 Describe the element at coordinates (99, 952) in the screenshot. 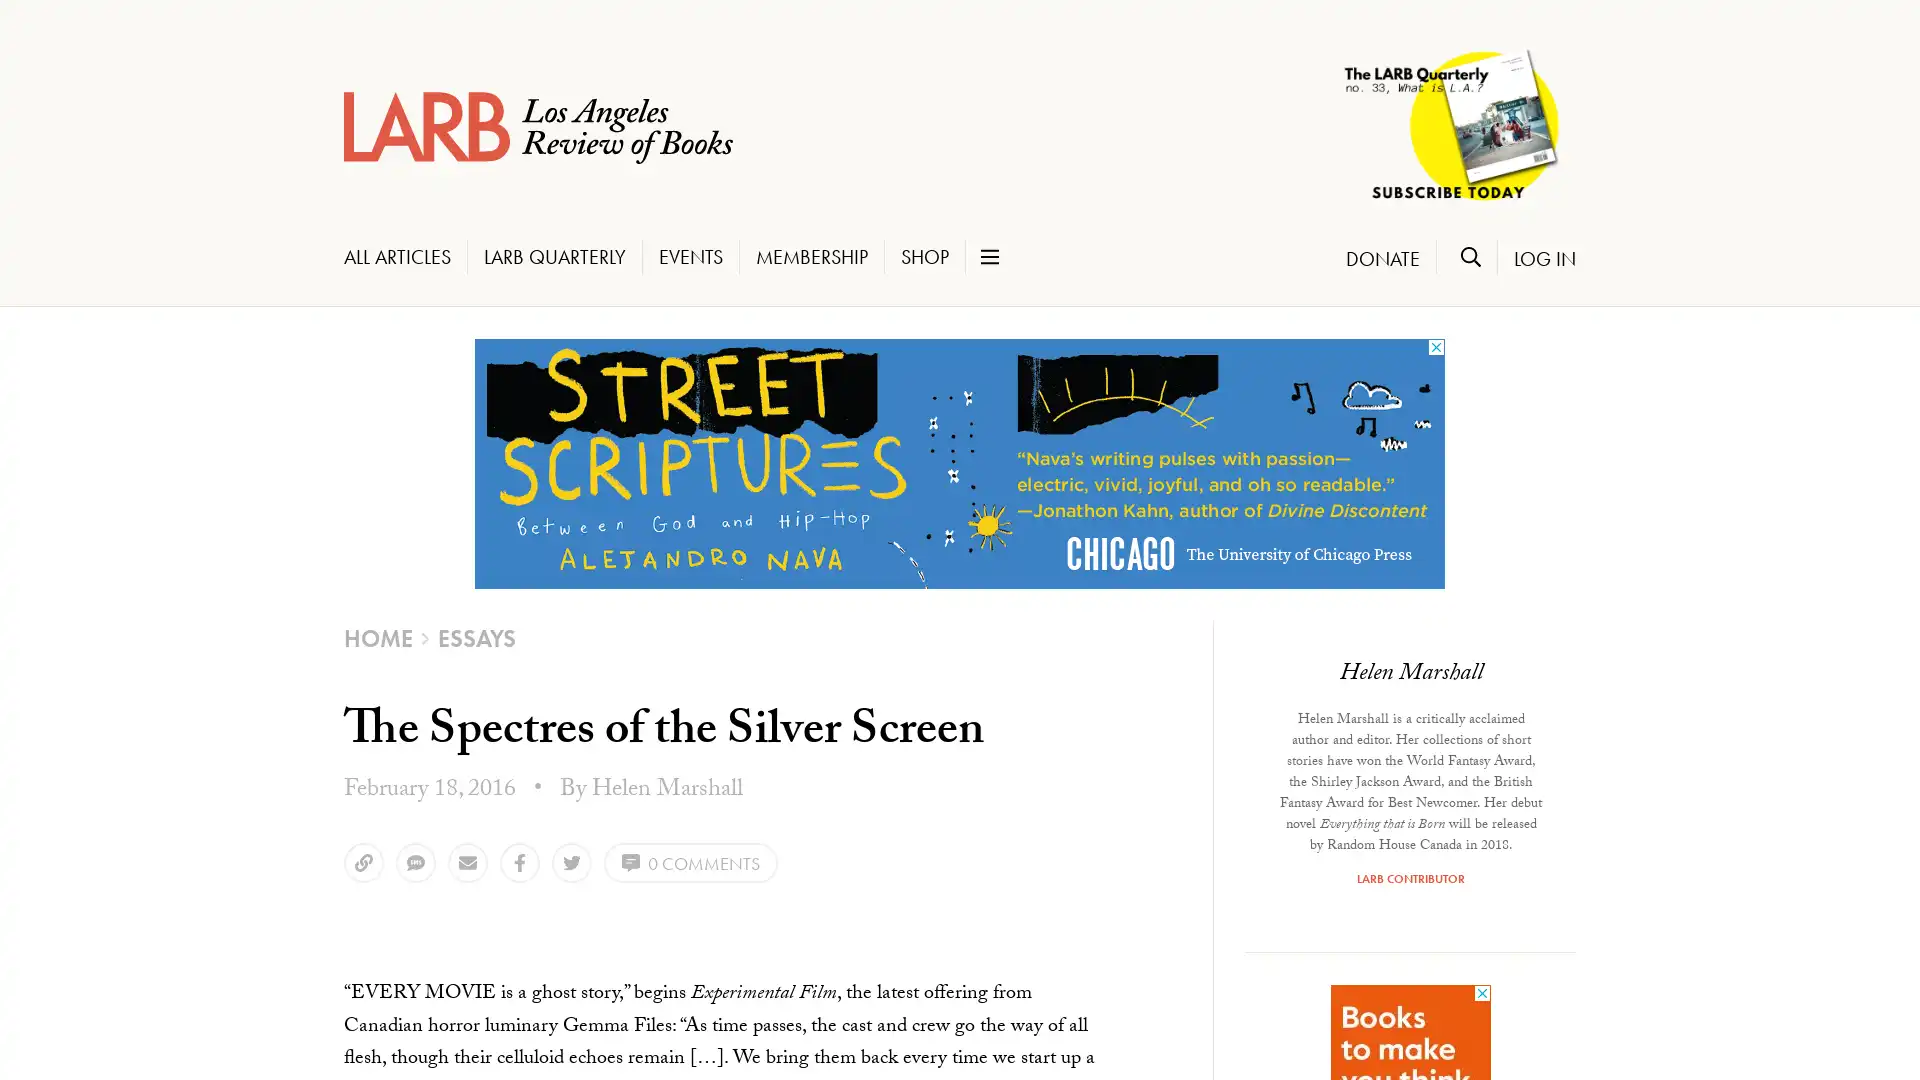

I see `Sign Up` at that location.